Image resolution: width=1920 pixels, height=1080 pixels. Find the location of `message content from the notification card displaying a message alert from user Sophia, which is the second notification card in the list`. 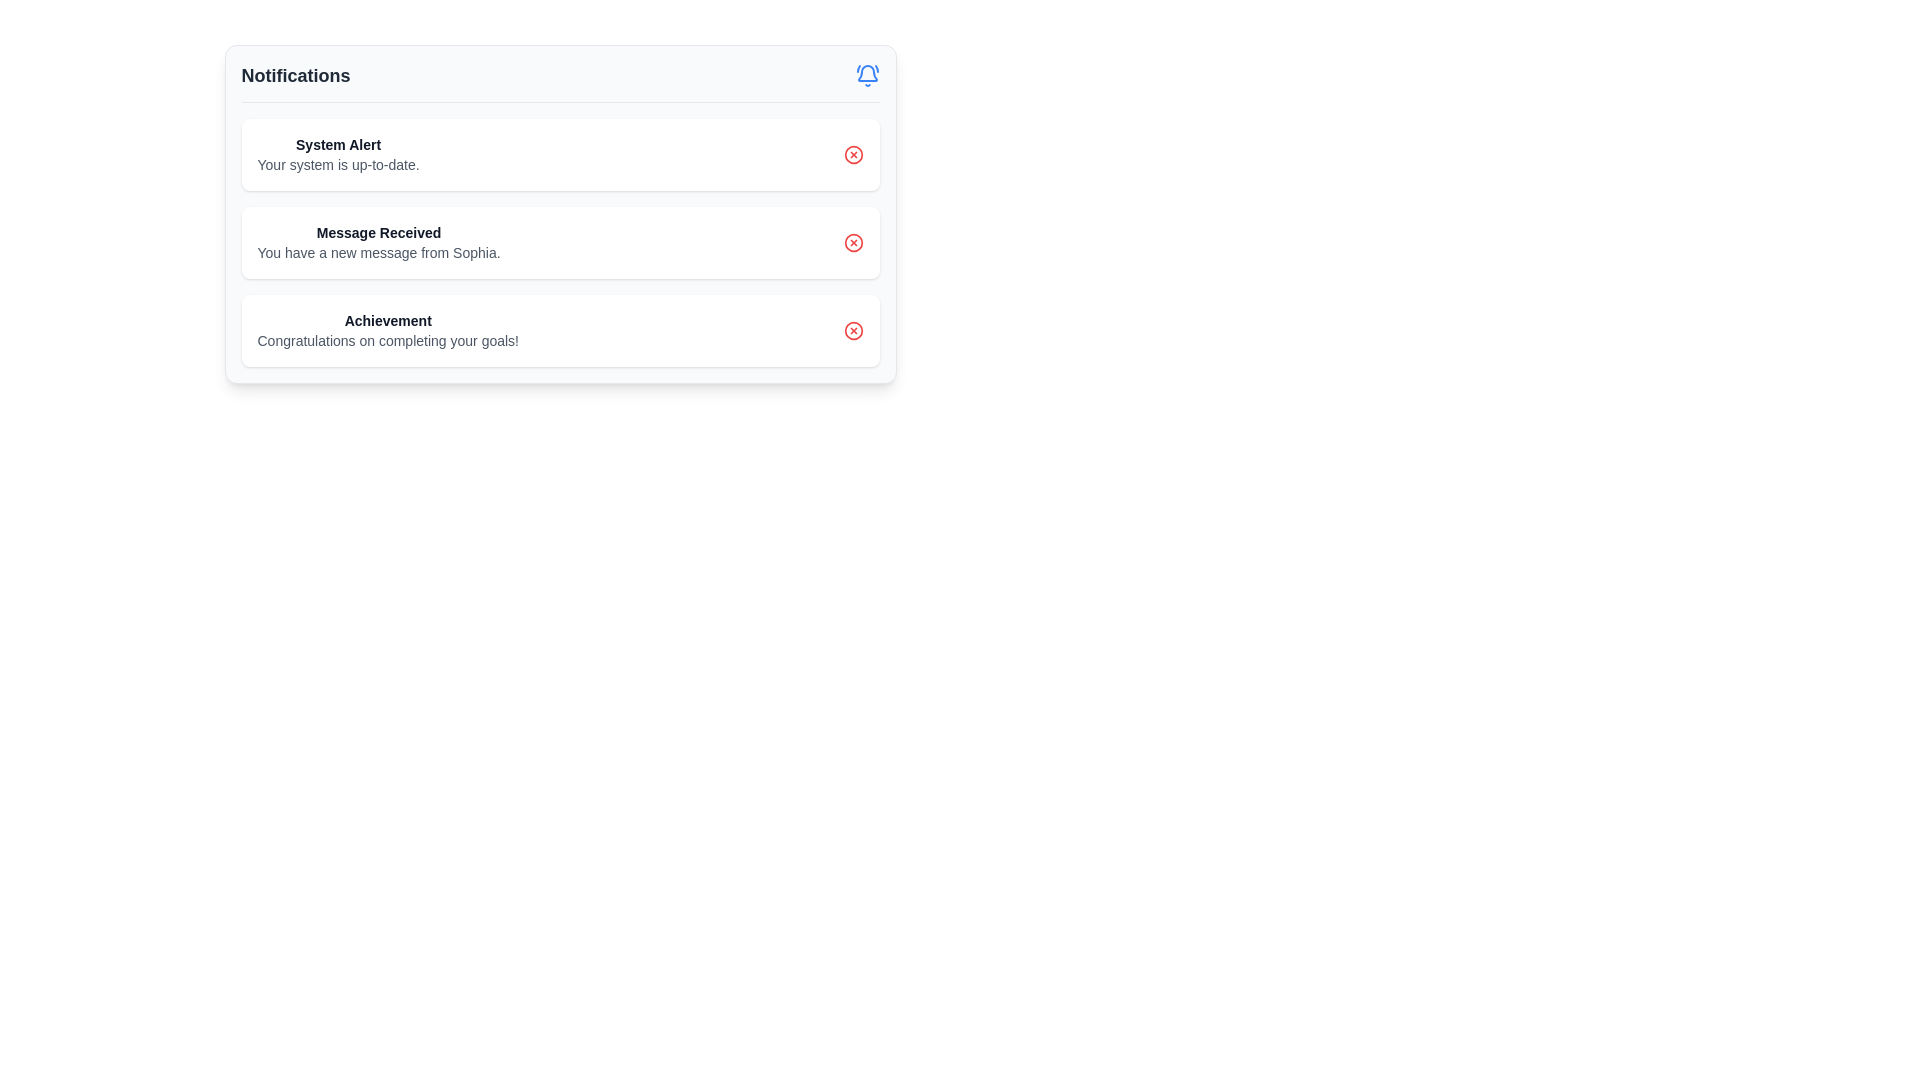

message content from the notification card displaying a message alert from user Sophia, which is the second notification card in the list is located at coordinates (379, 242).